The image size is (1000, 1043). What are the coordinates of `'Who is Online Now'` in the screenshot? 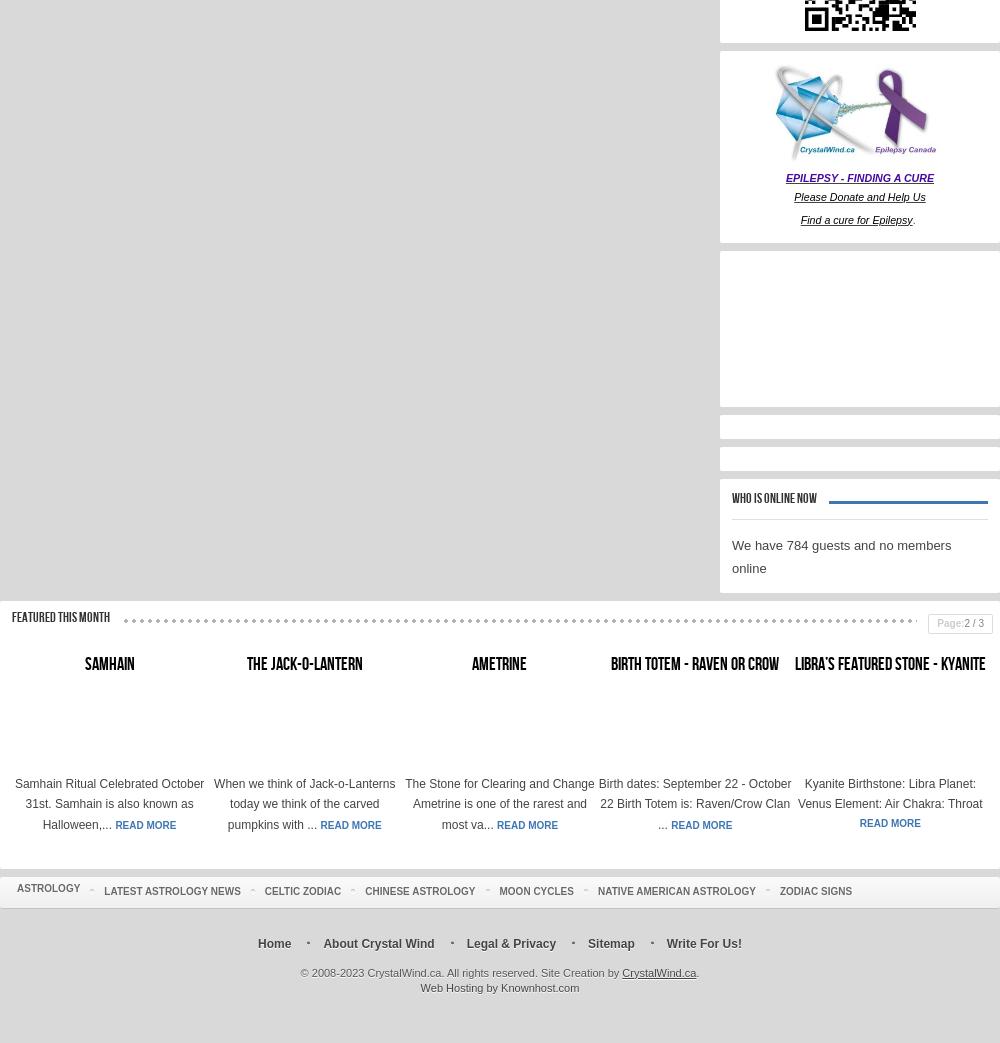 It's located at (774, 497).